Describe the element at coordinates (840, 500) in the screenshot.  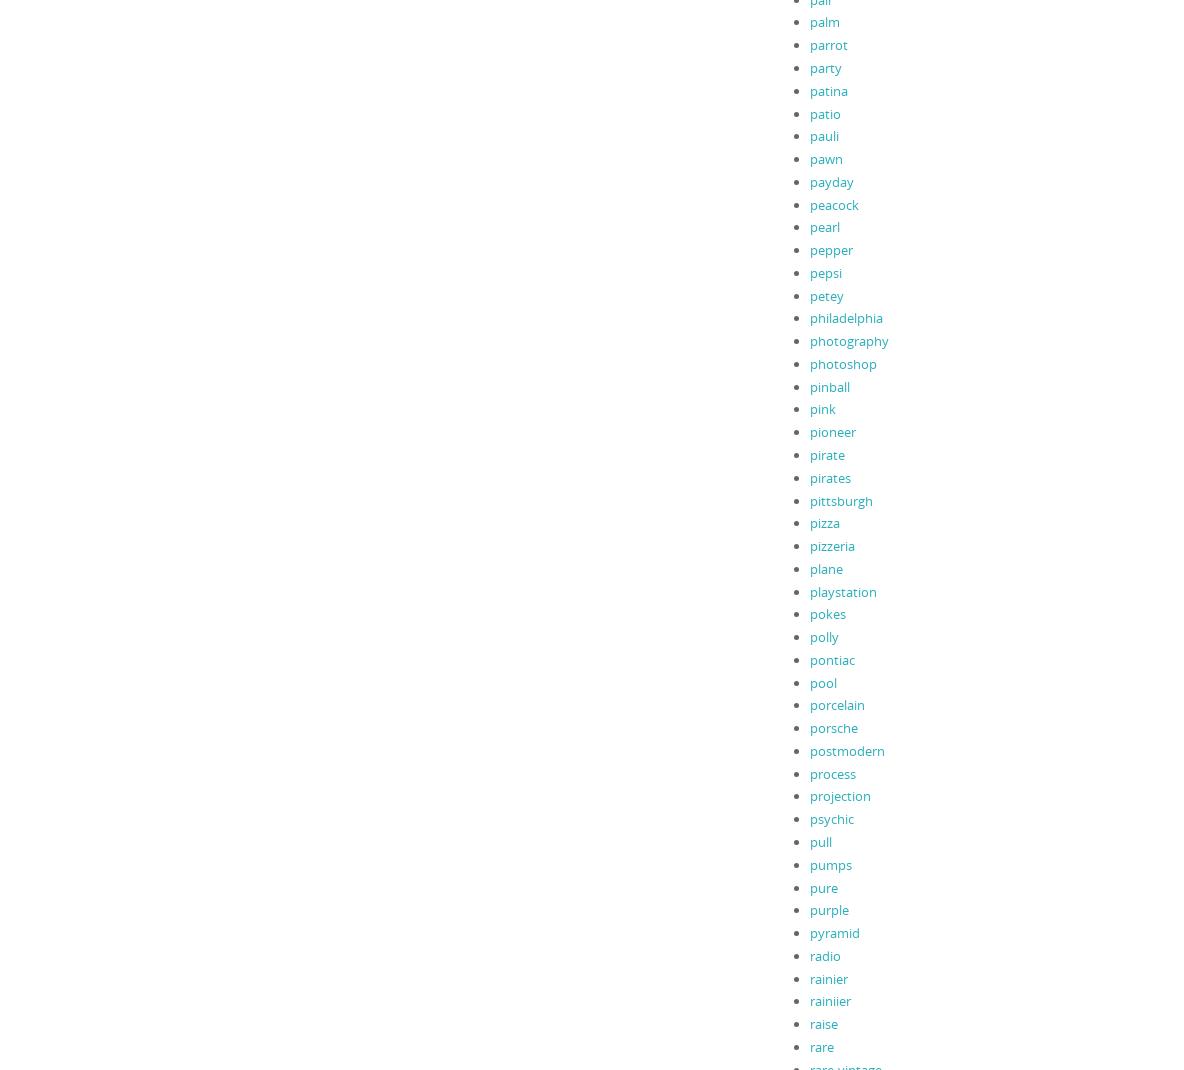
I see `'pittsburgh'` at that location.